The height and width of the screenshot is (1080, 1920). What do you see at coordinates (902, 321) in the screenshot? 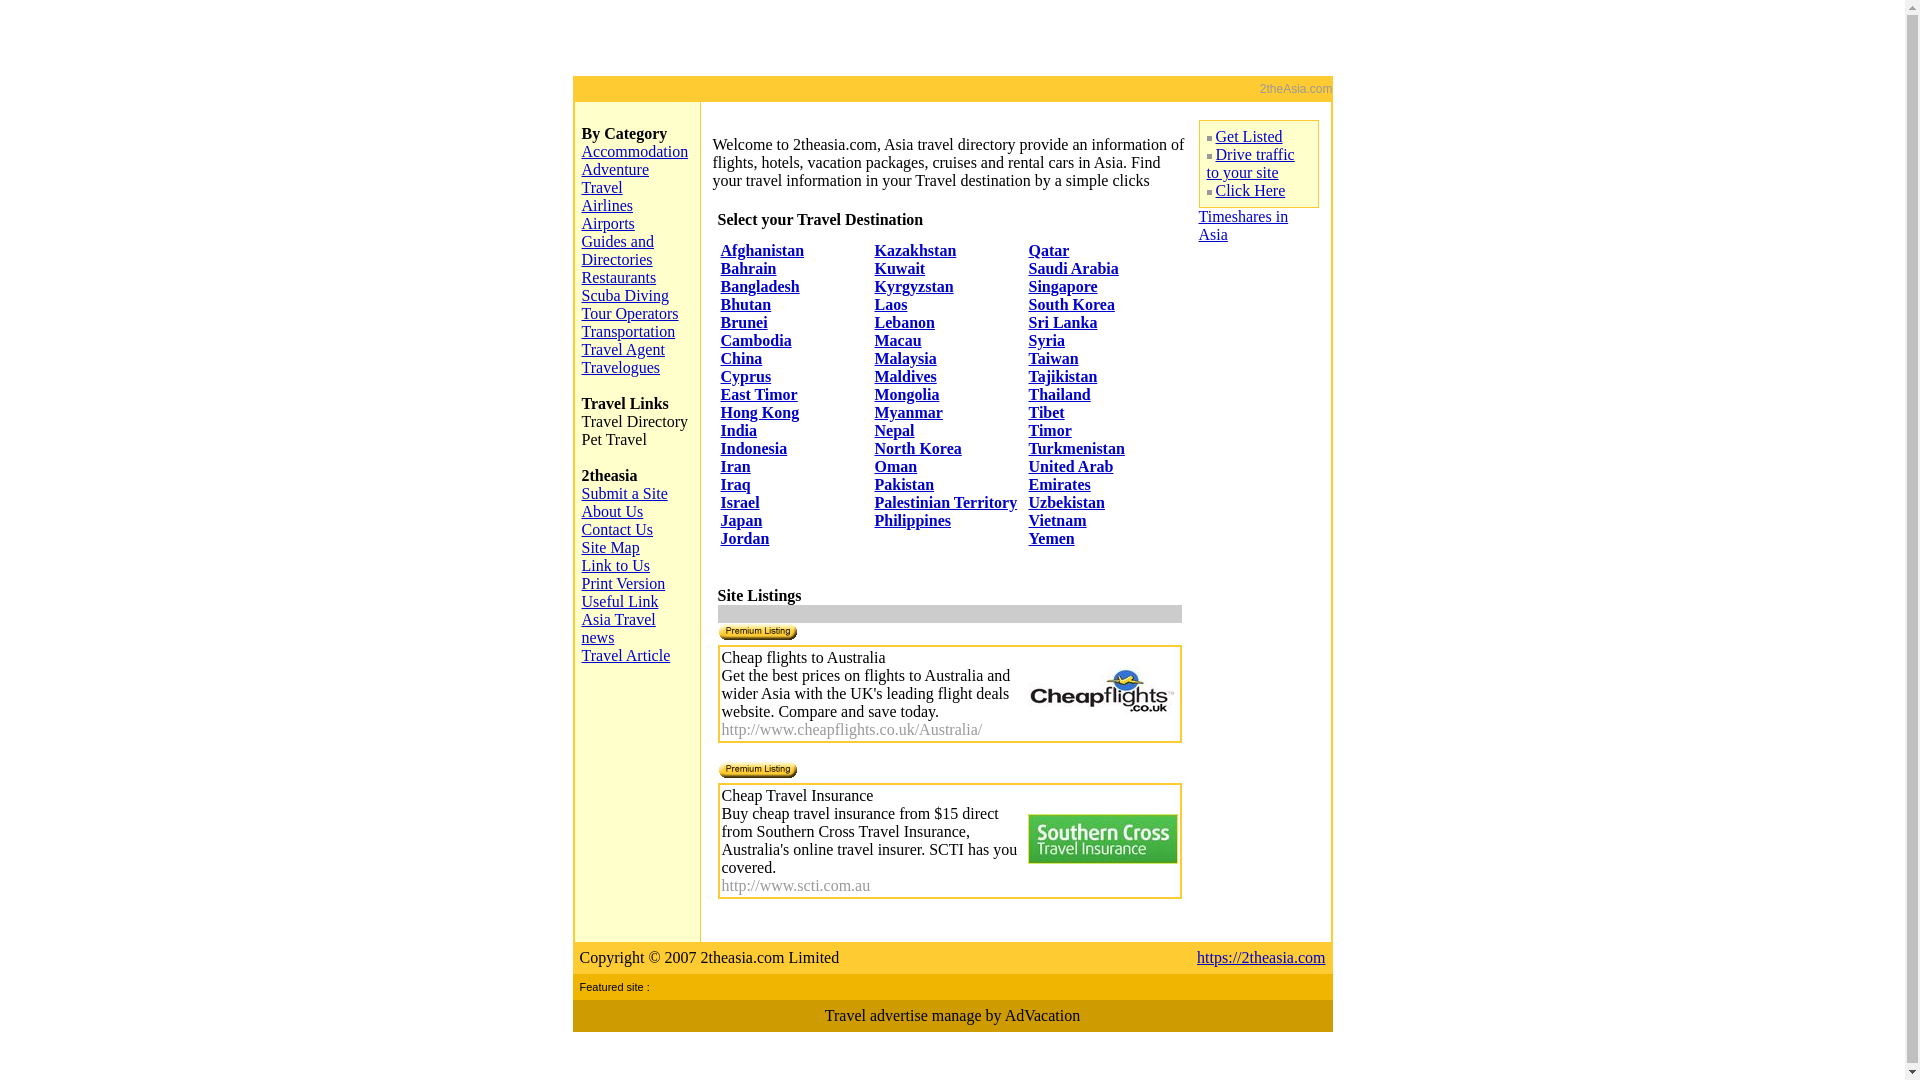
I see `'Lebanon'` at bounding box center [902, 321].